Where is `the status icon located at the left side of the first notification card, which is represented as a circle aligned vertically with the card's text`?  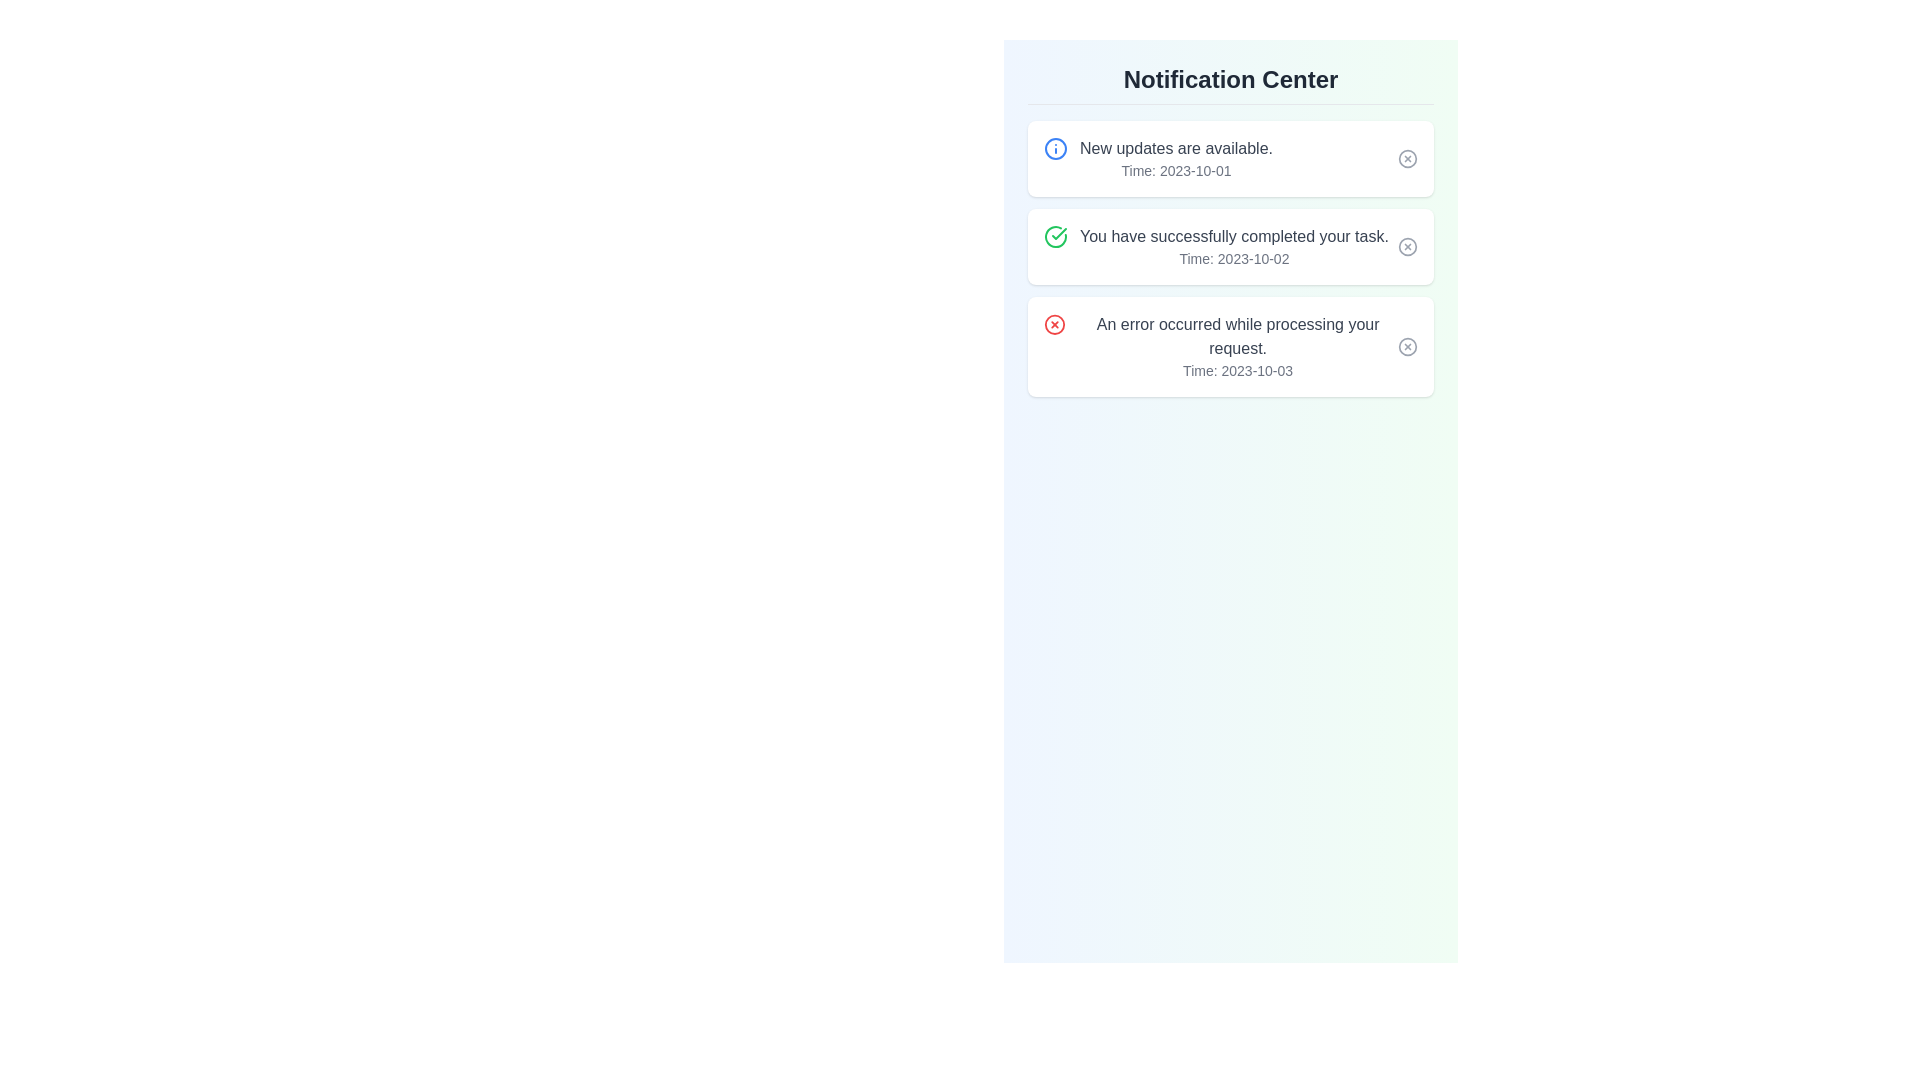 the status icon located at the left side of the first notification card, which is represented as a circle aligned vertically with the card's text is located at coordinates (1055, 148).